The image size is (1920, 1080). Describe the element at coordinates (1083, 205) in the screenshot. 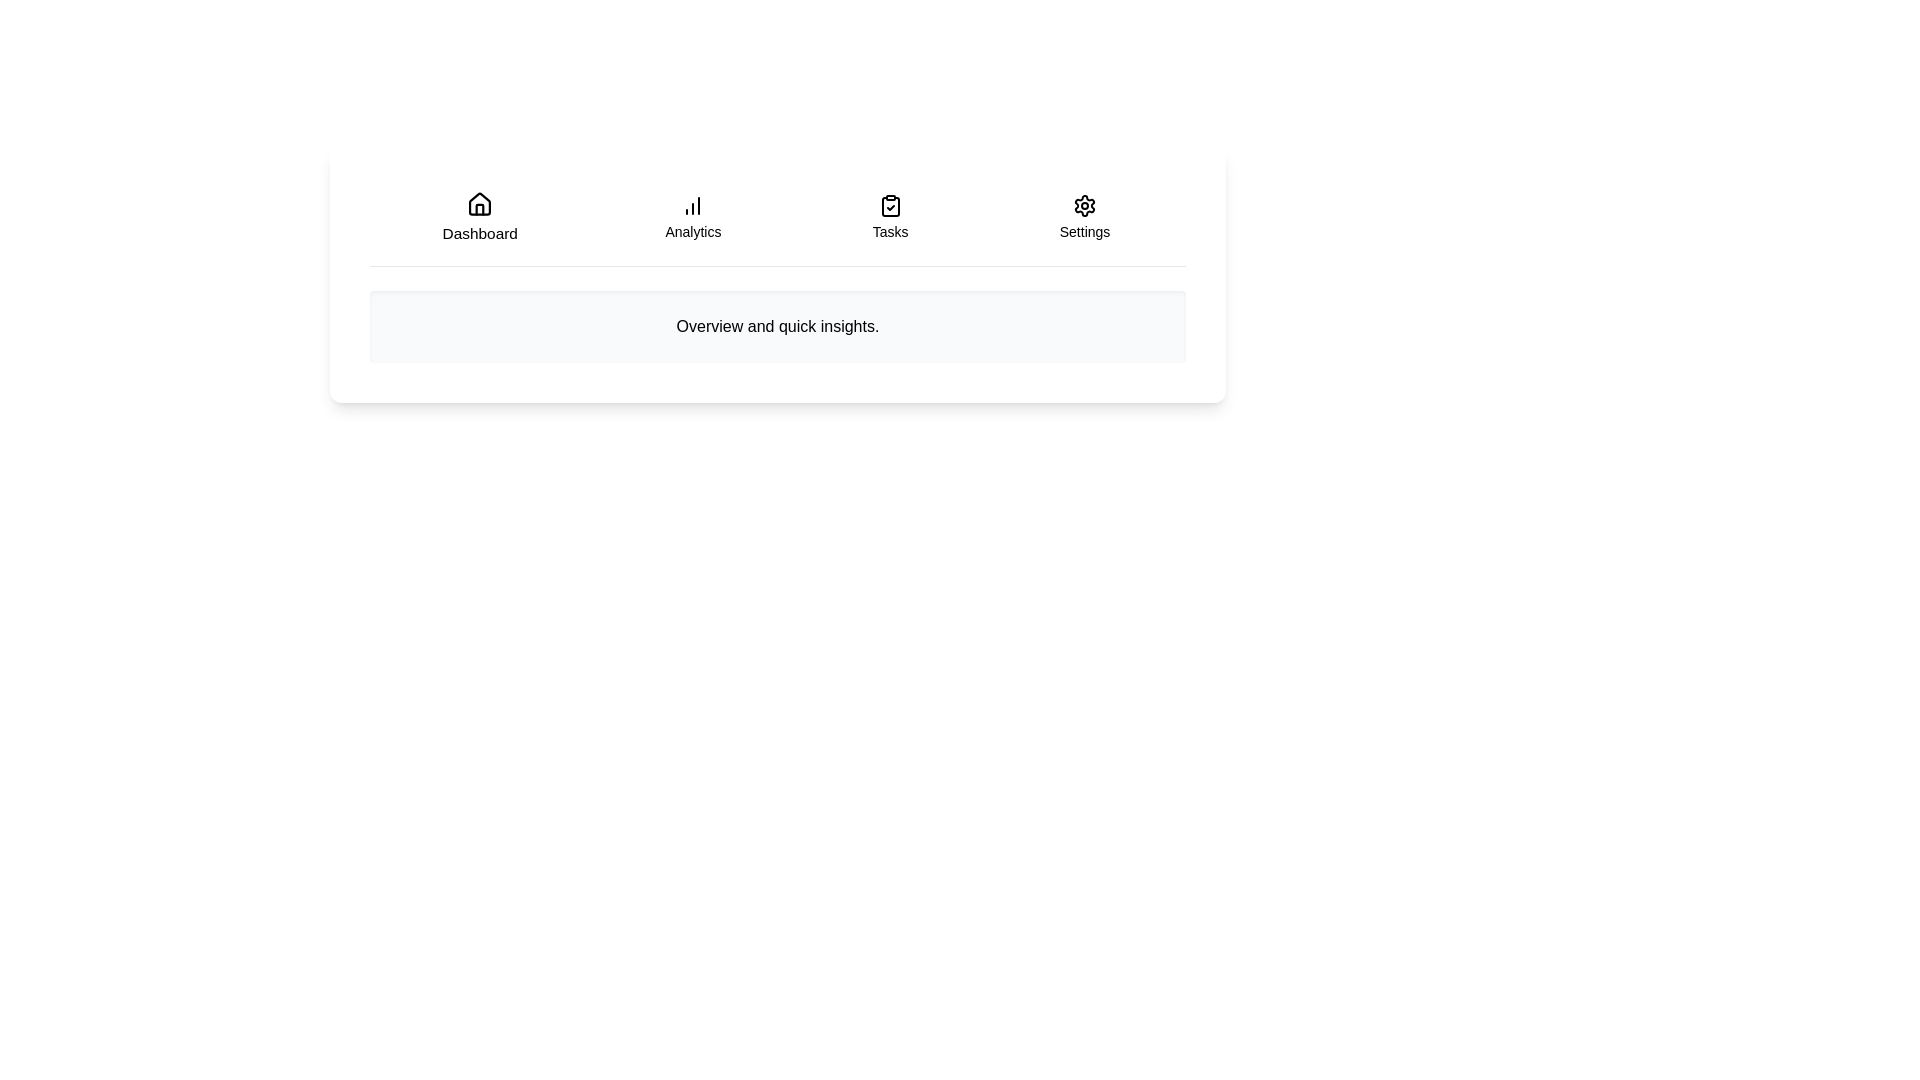

I see `the inner portion of the gear icon in the fourth position of the top navigation bar, which is labeled 'Settings'` at that location.